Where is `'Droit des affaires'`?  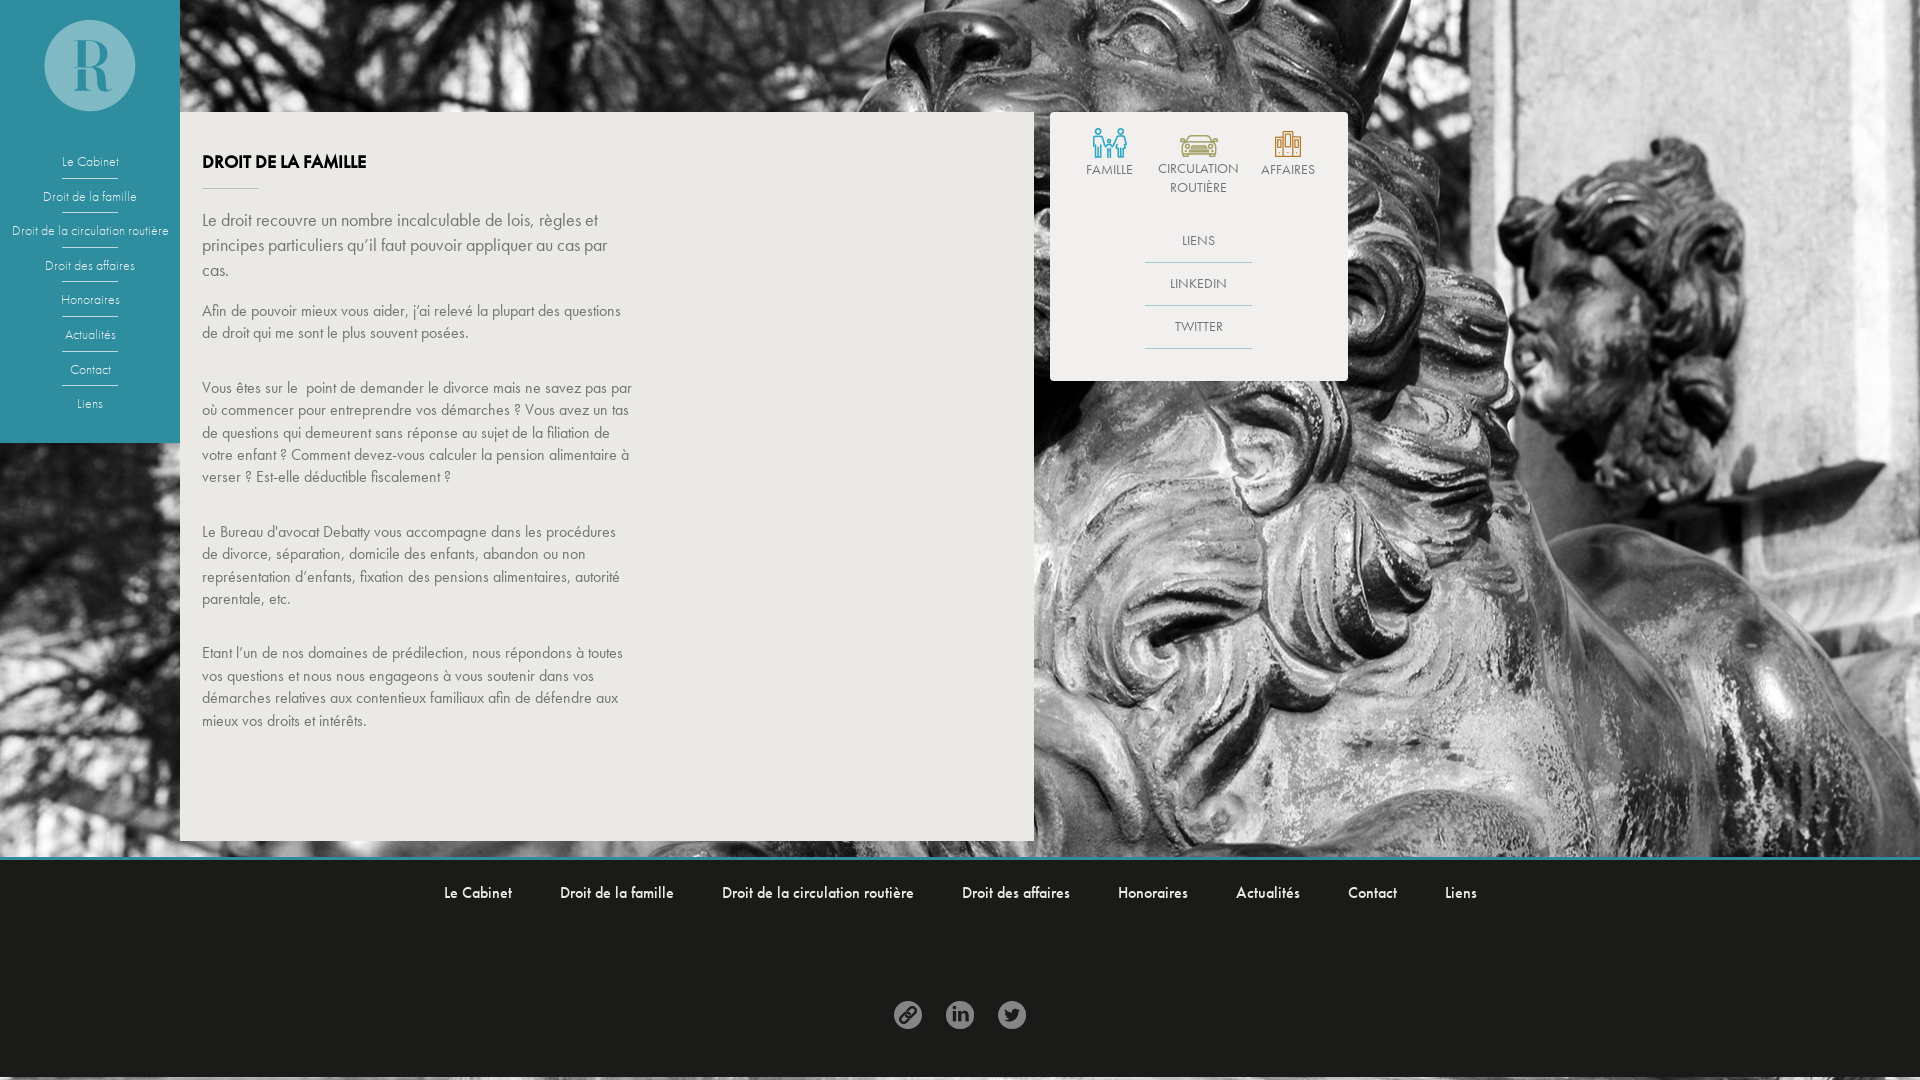
'Droit des affaires' is located at coordinates (44, 272).